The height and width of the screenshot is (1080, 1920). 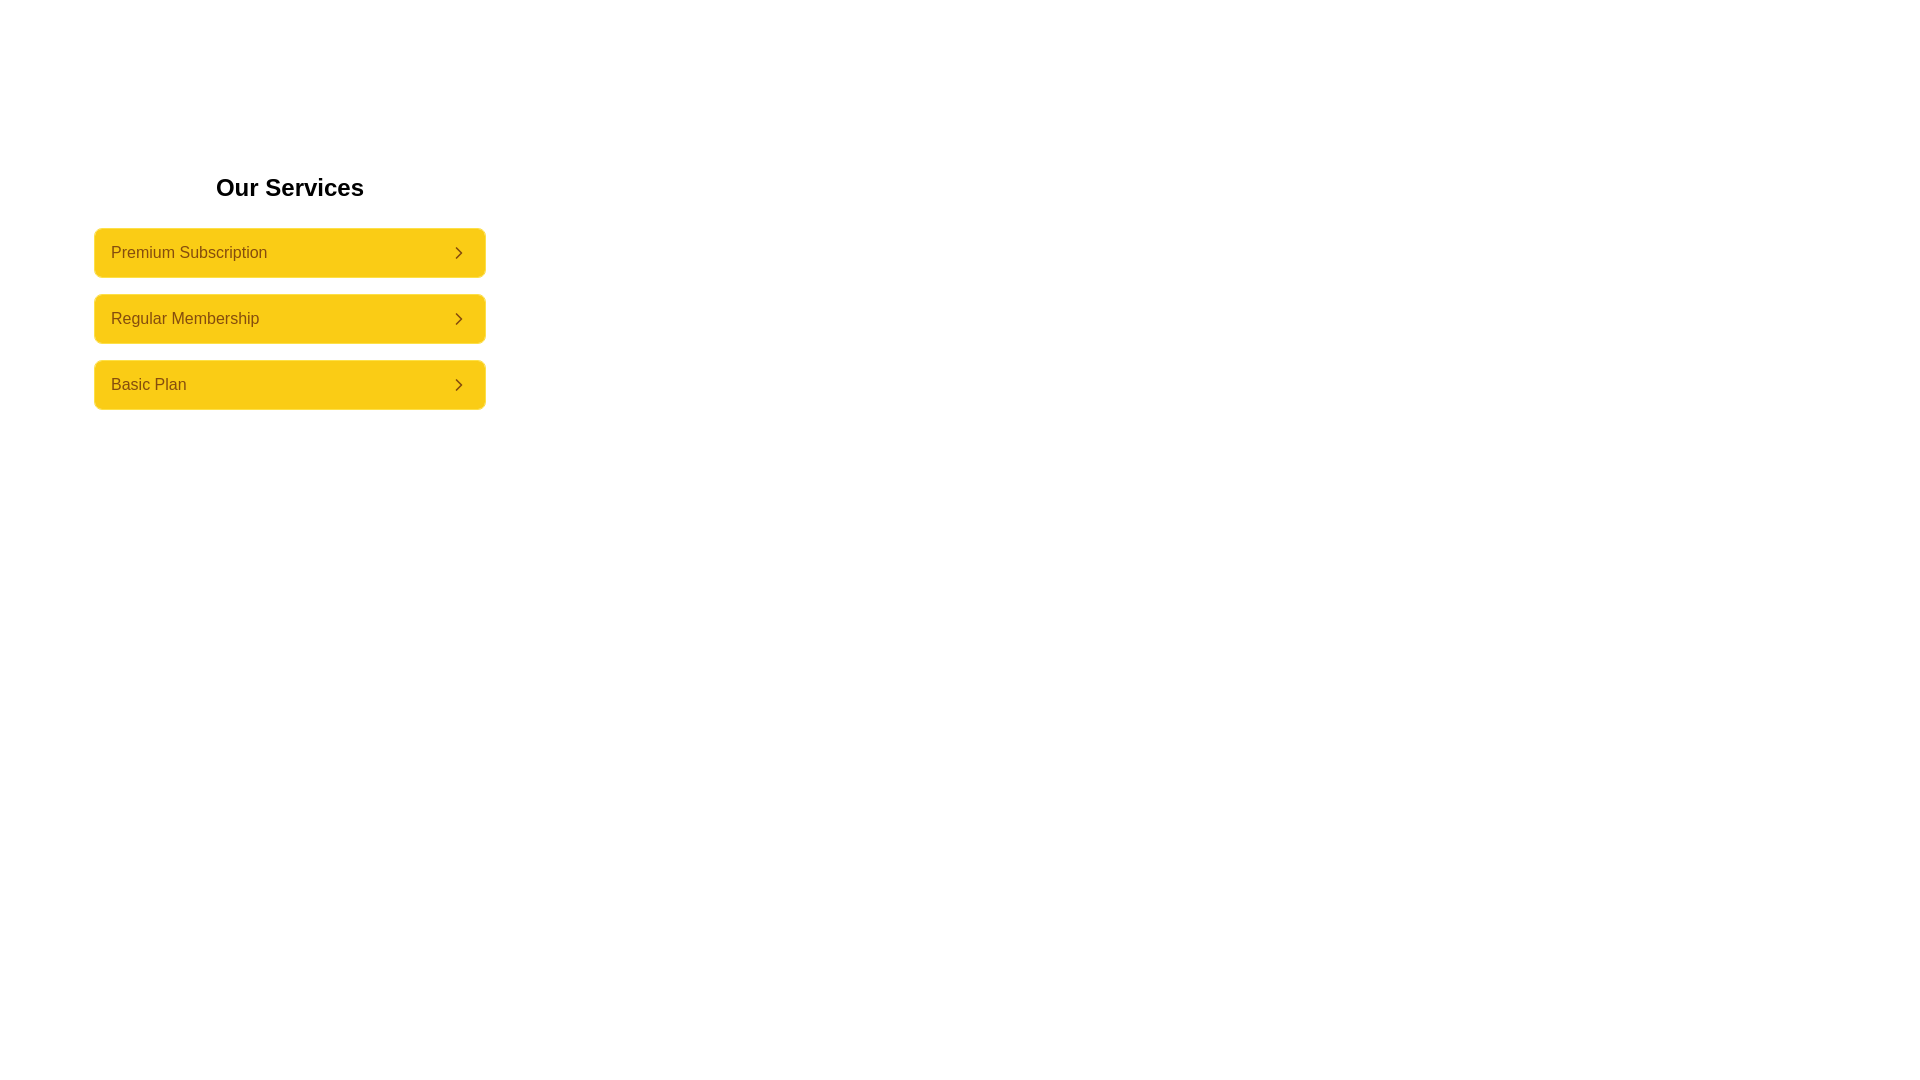 What do you see at coordinates (189, 252) in the screenshot?
I see `the 'Premium Subscription' text label which indicates the function of the associated button in the 'Our Services' section` at bounding box center [189, 252].